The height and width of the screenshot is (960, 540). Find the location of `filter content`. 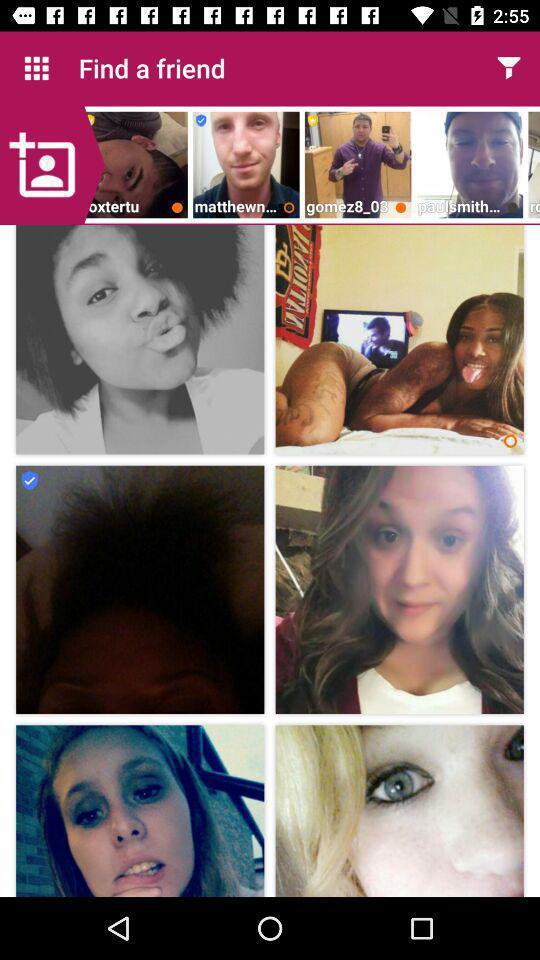

filter content is located at coordinates (508, 68).